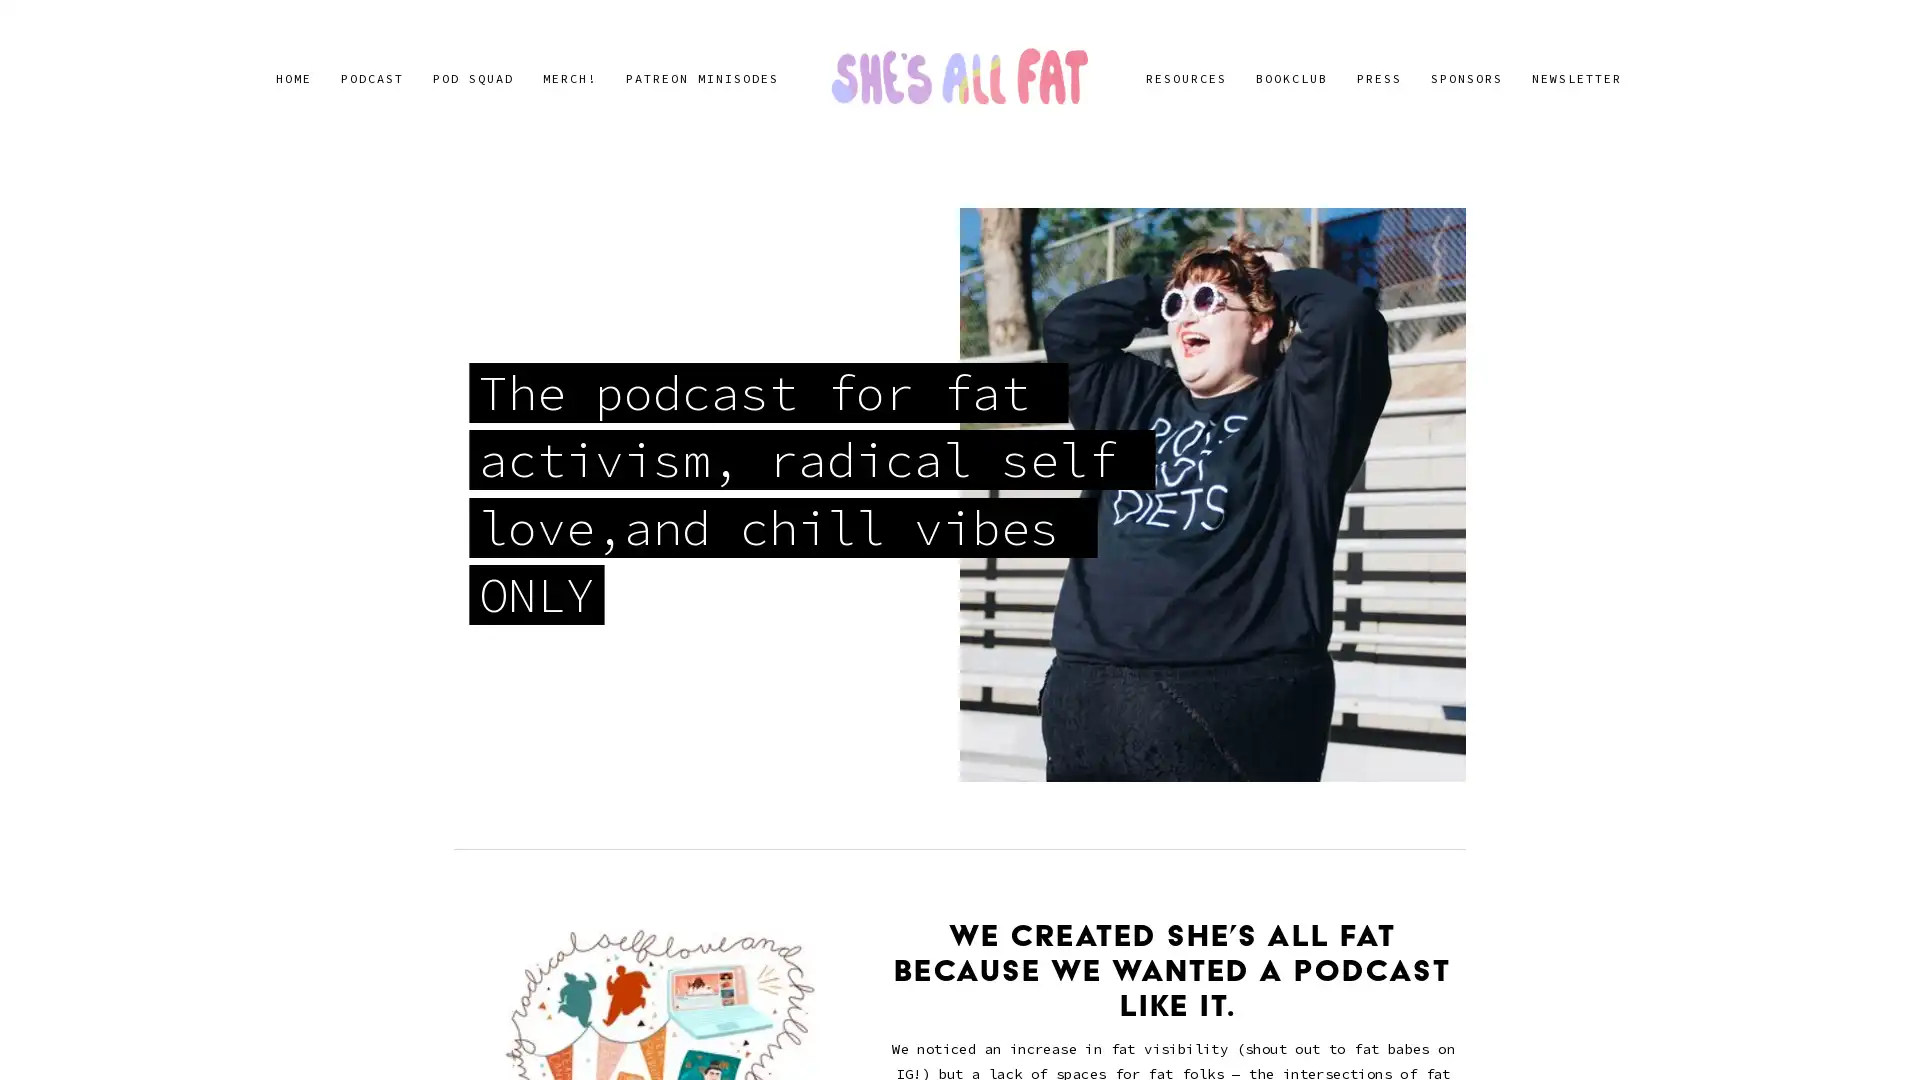 Image resolution: width=1920 pixels, height=1080 pixels. What do you see at coordinates (1311, 301) in the screenshot?
I see `Close` at bounding box center [1311, 301].